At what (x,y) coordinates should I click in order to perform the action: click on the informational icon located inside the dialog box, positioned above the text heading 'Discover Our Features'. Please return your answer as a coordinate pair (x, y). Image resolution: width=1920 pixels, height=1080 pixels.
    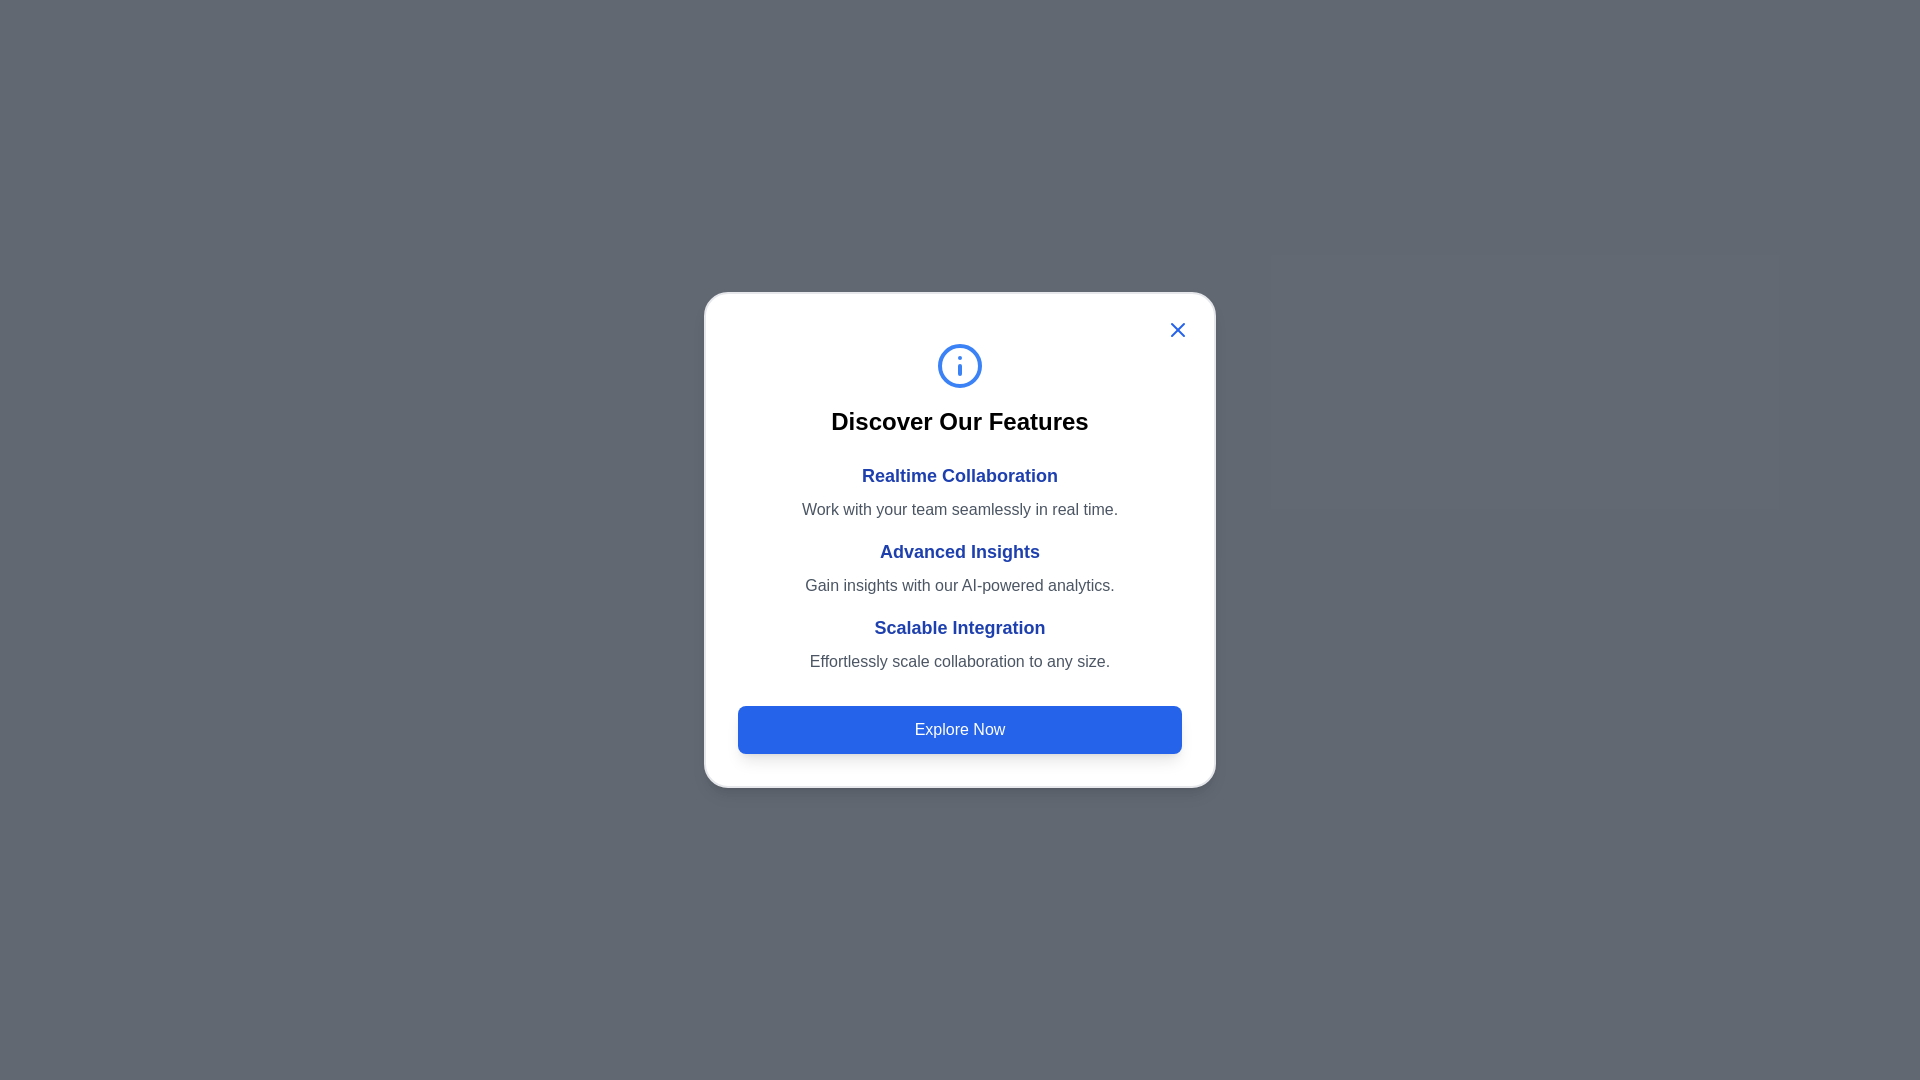
    Looking at the image, I should click on (960, 366).